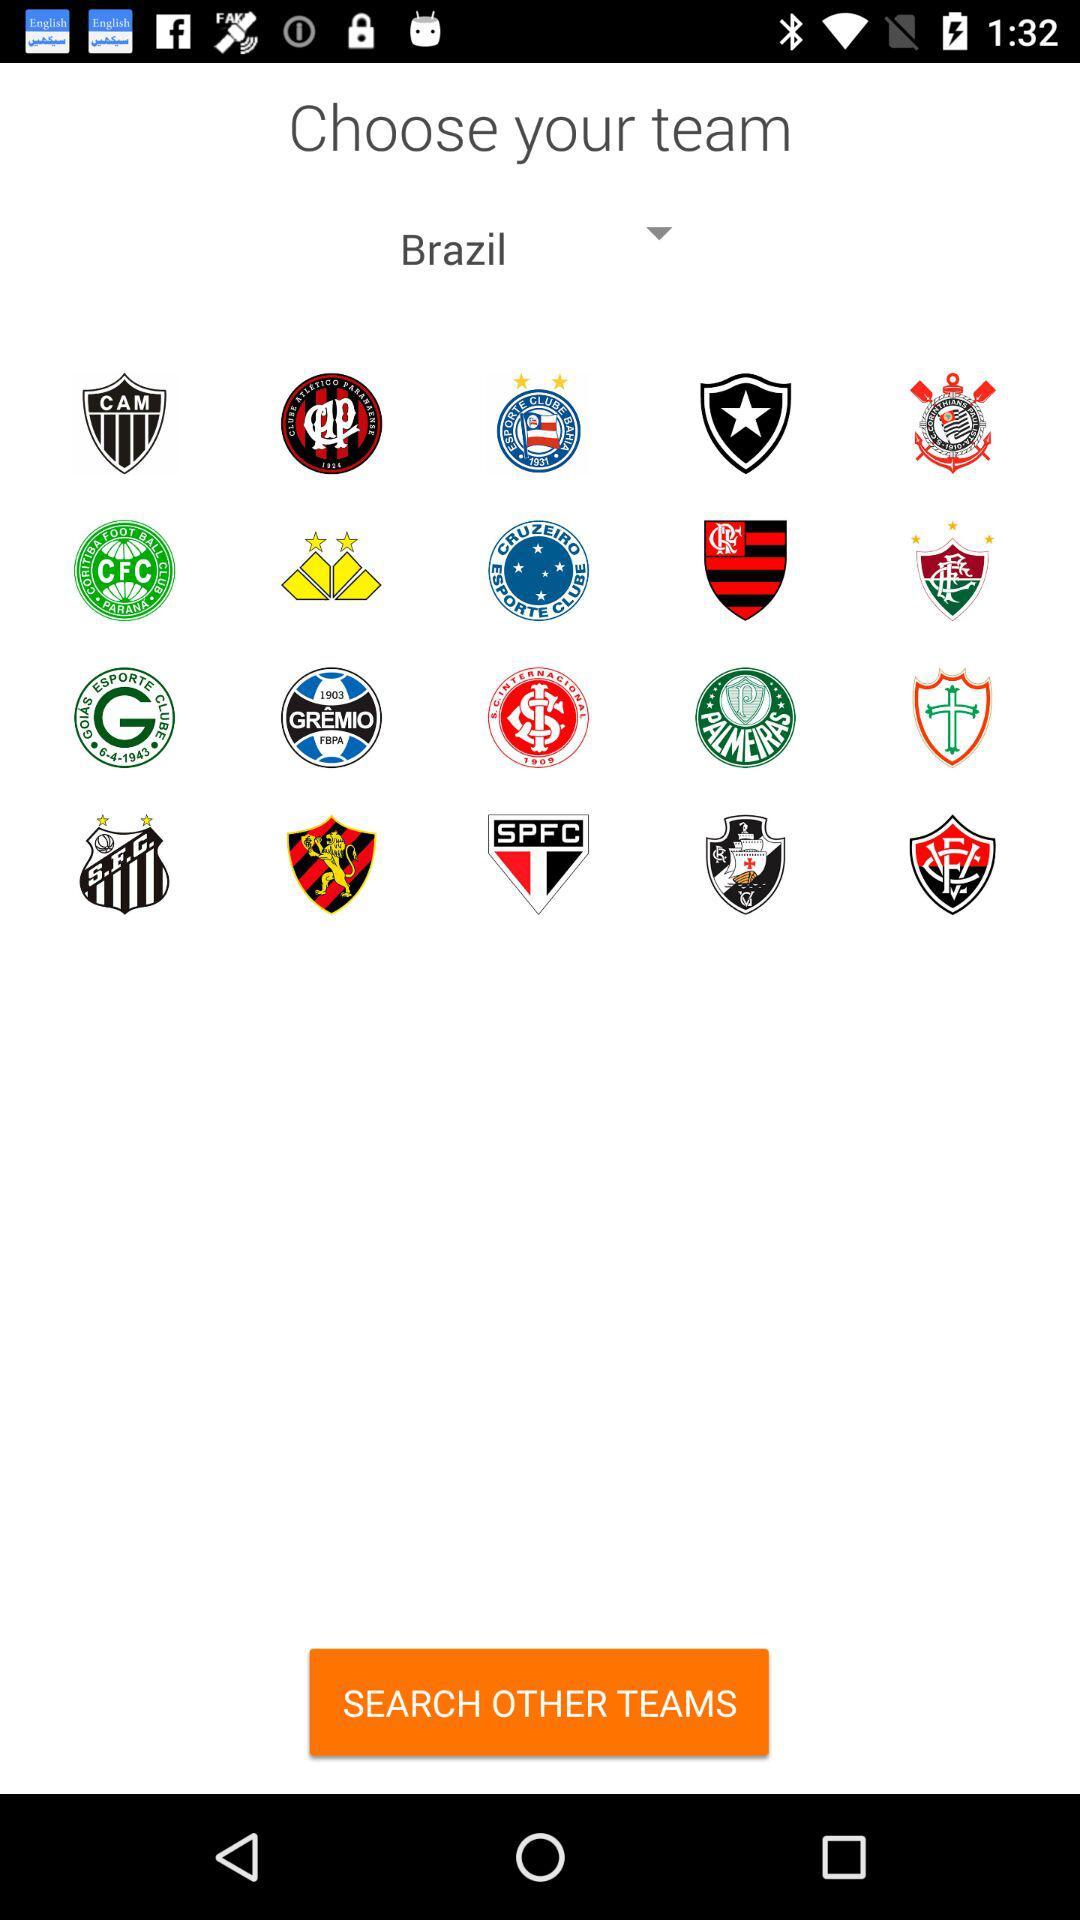  I want to click on a specific team, so click(124, 569).